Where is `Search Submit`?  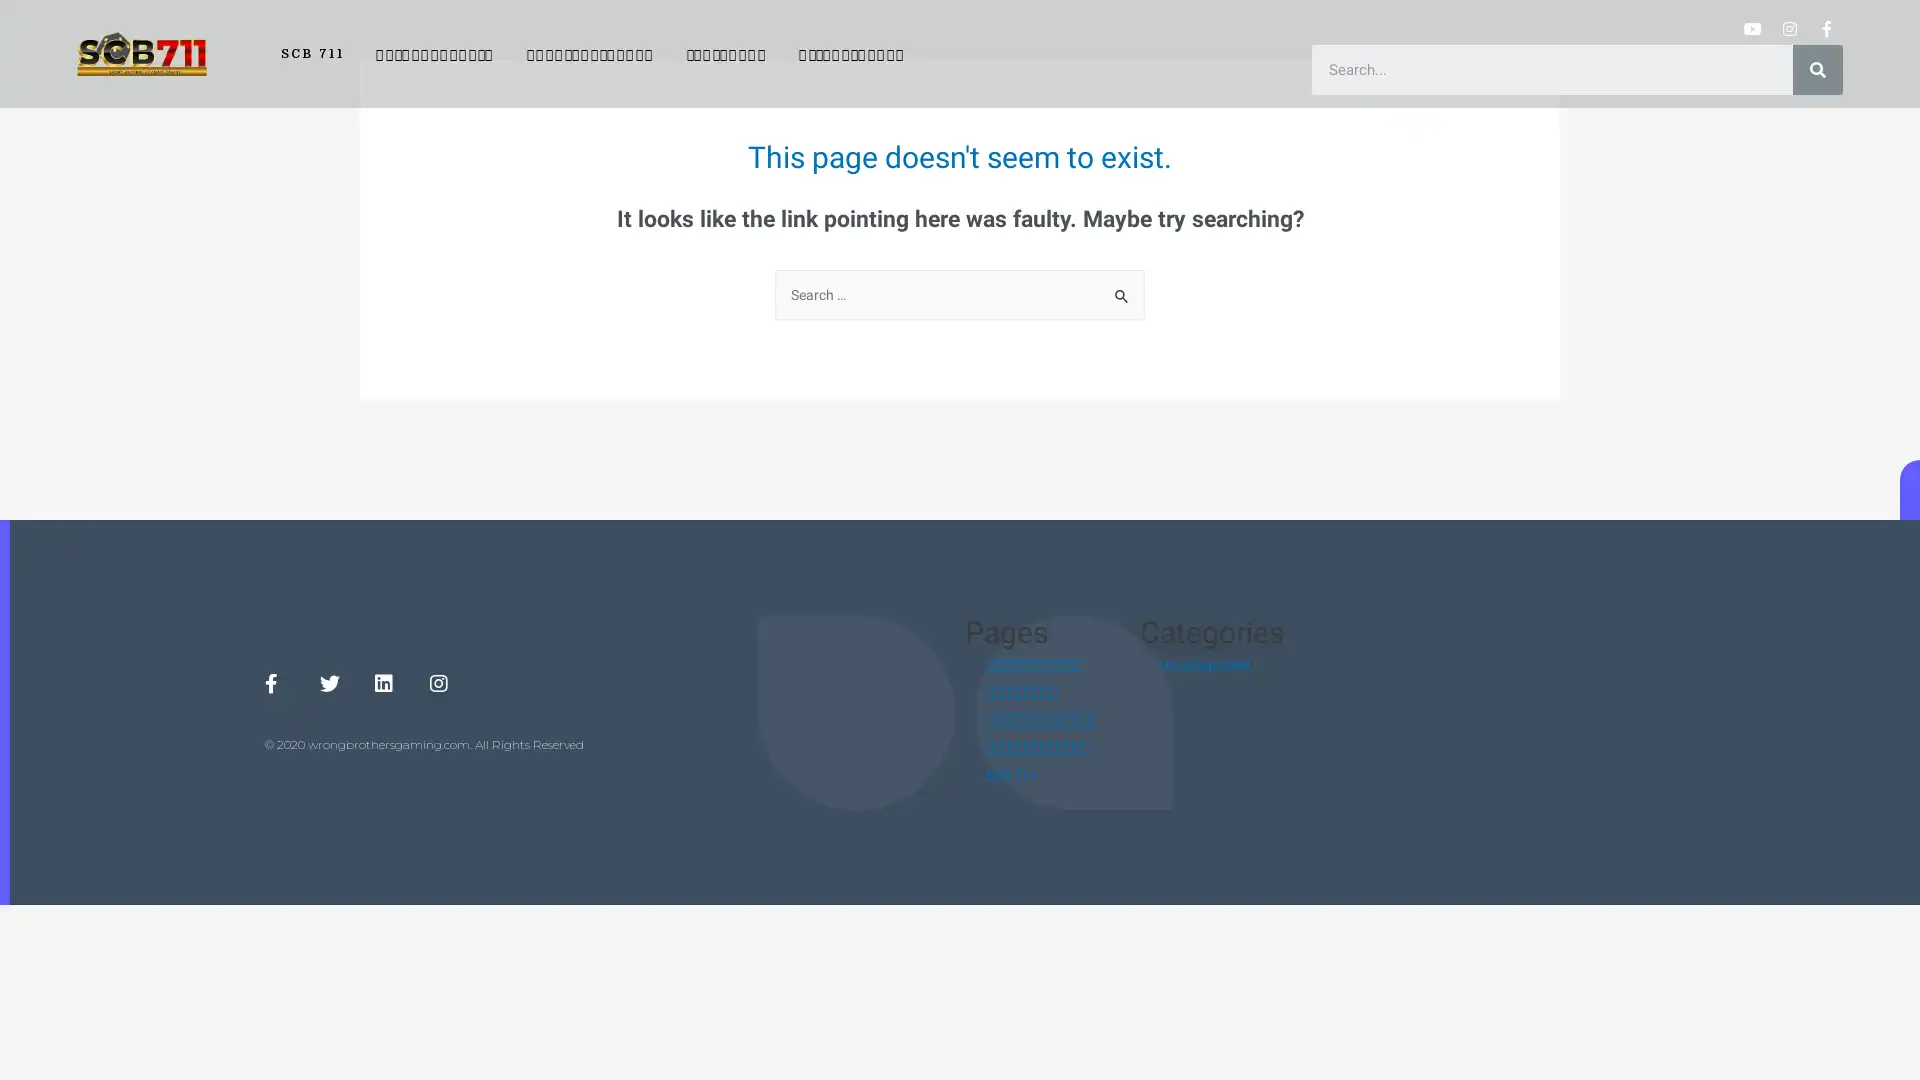 Search Submit is located at coordinates (1122, 297).